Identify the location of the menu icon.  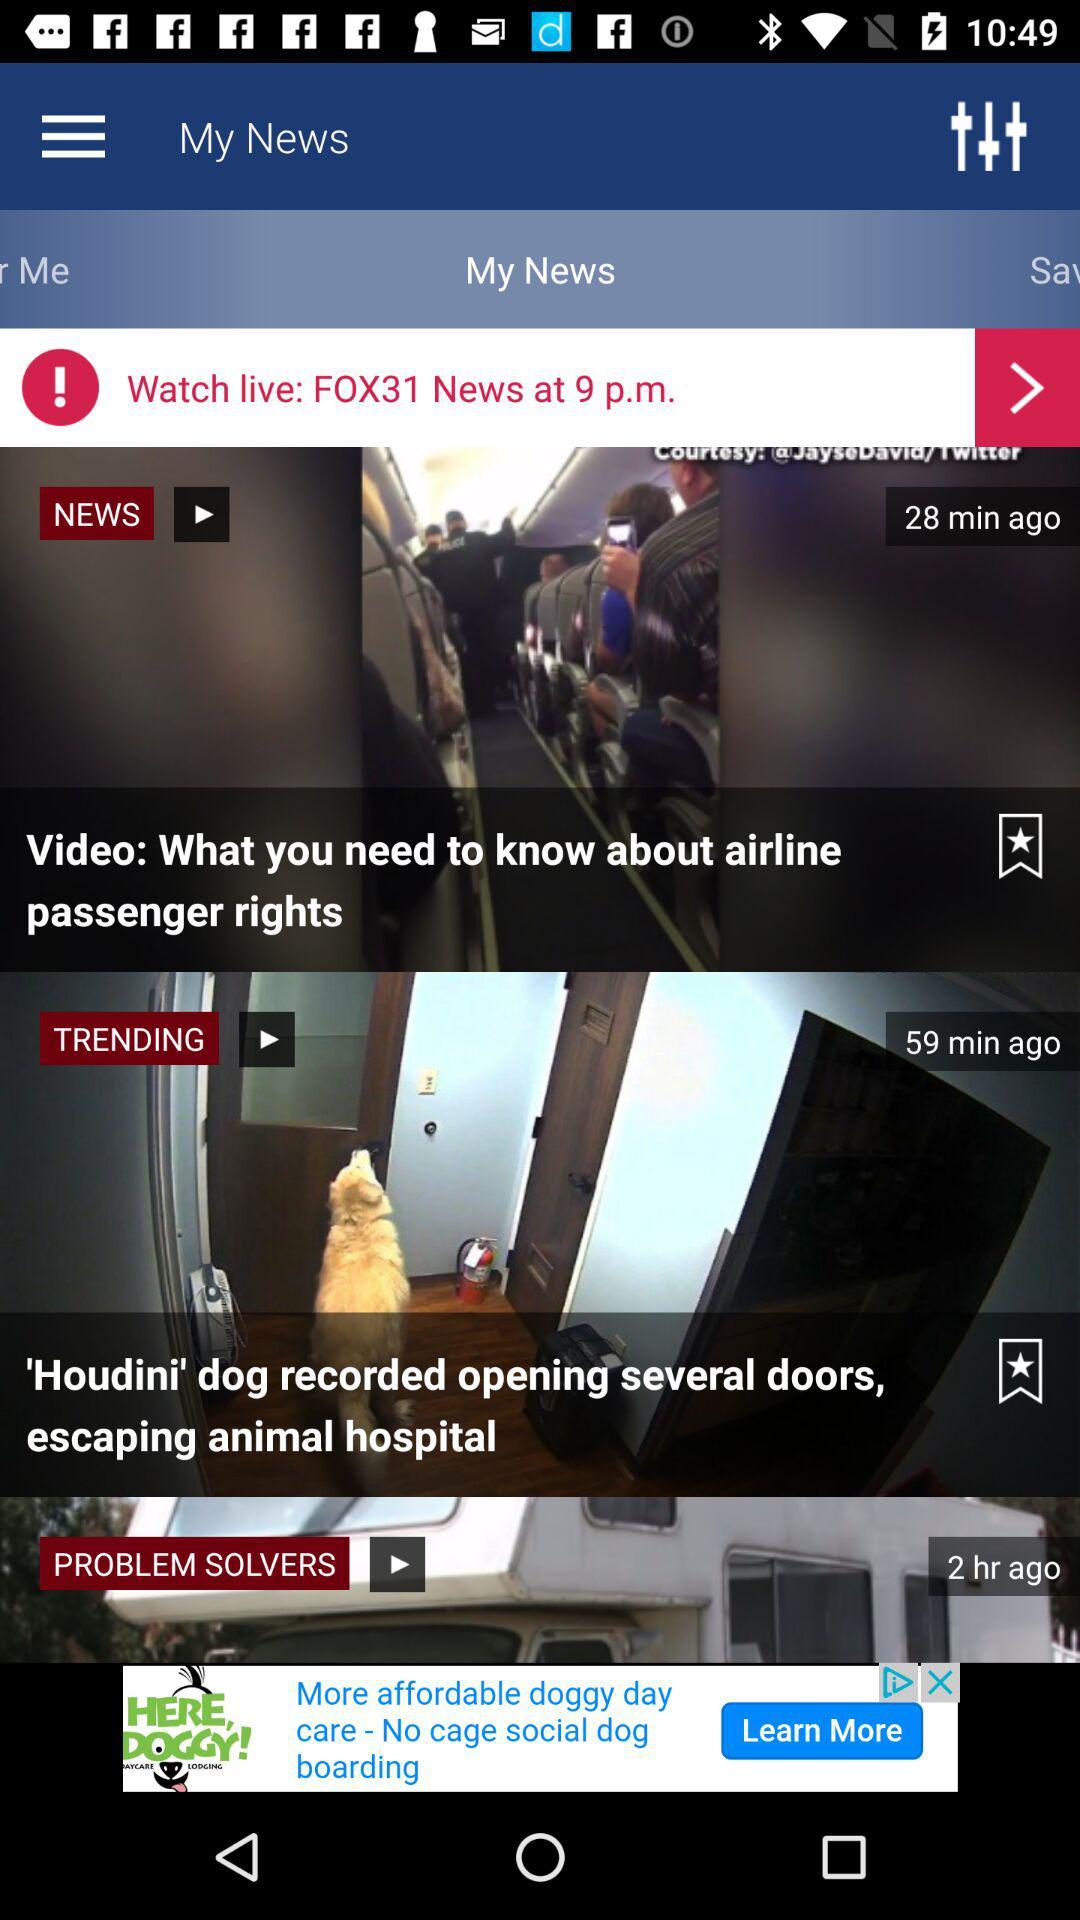
(72, 135).